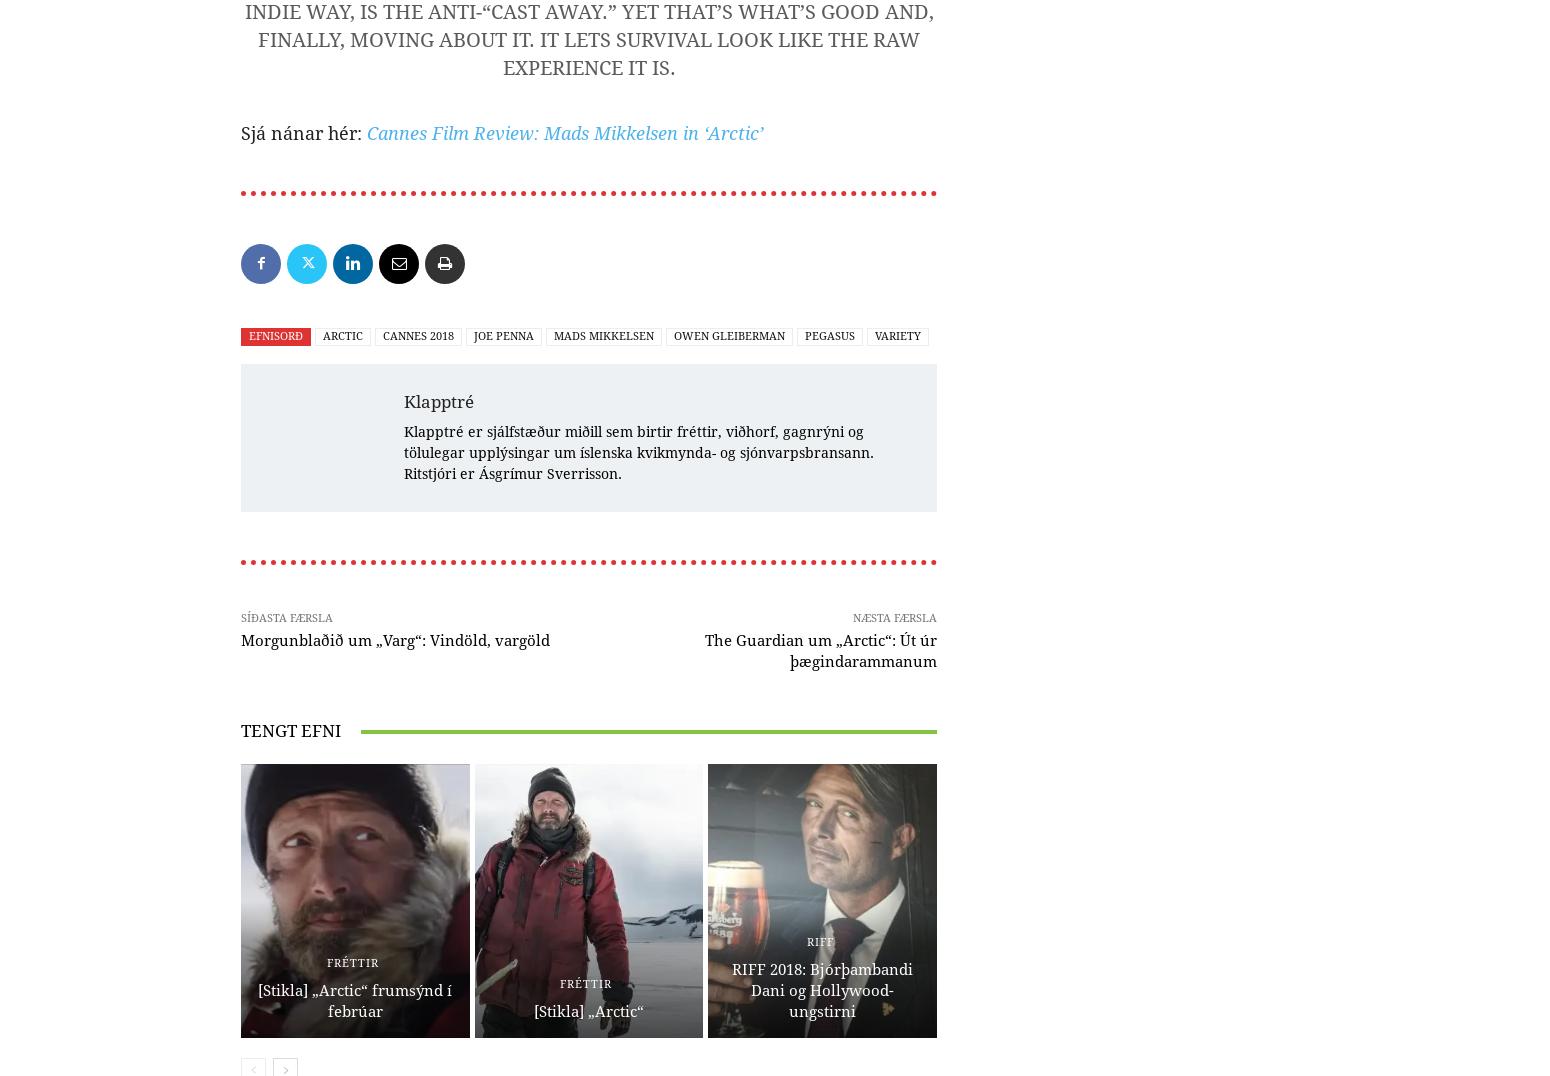  Describe the element at coordinates (898, 335) in the screenshot. I see `'Variety'` at that location.